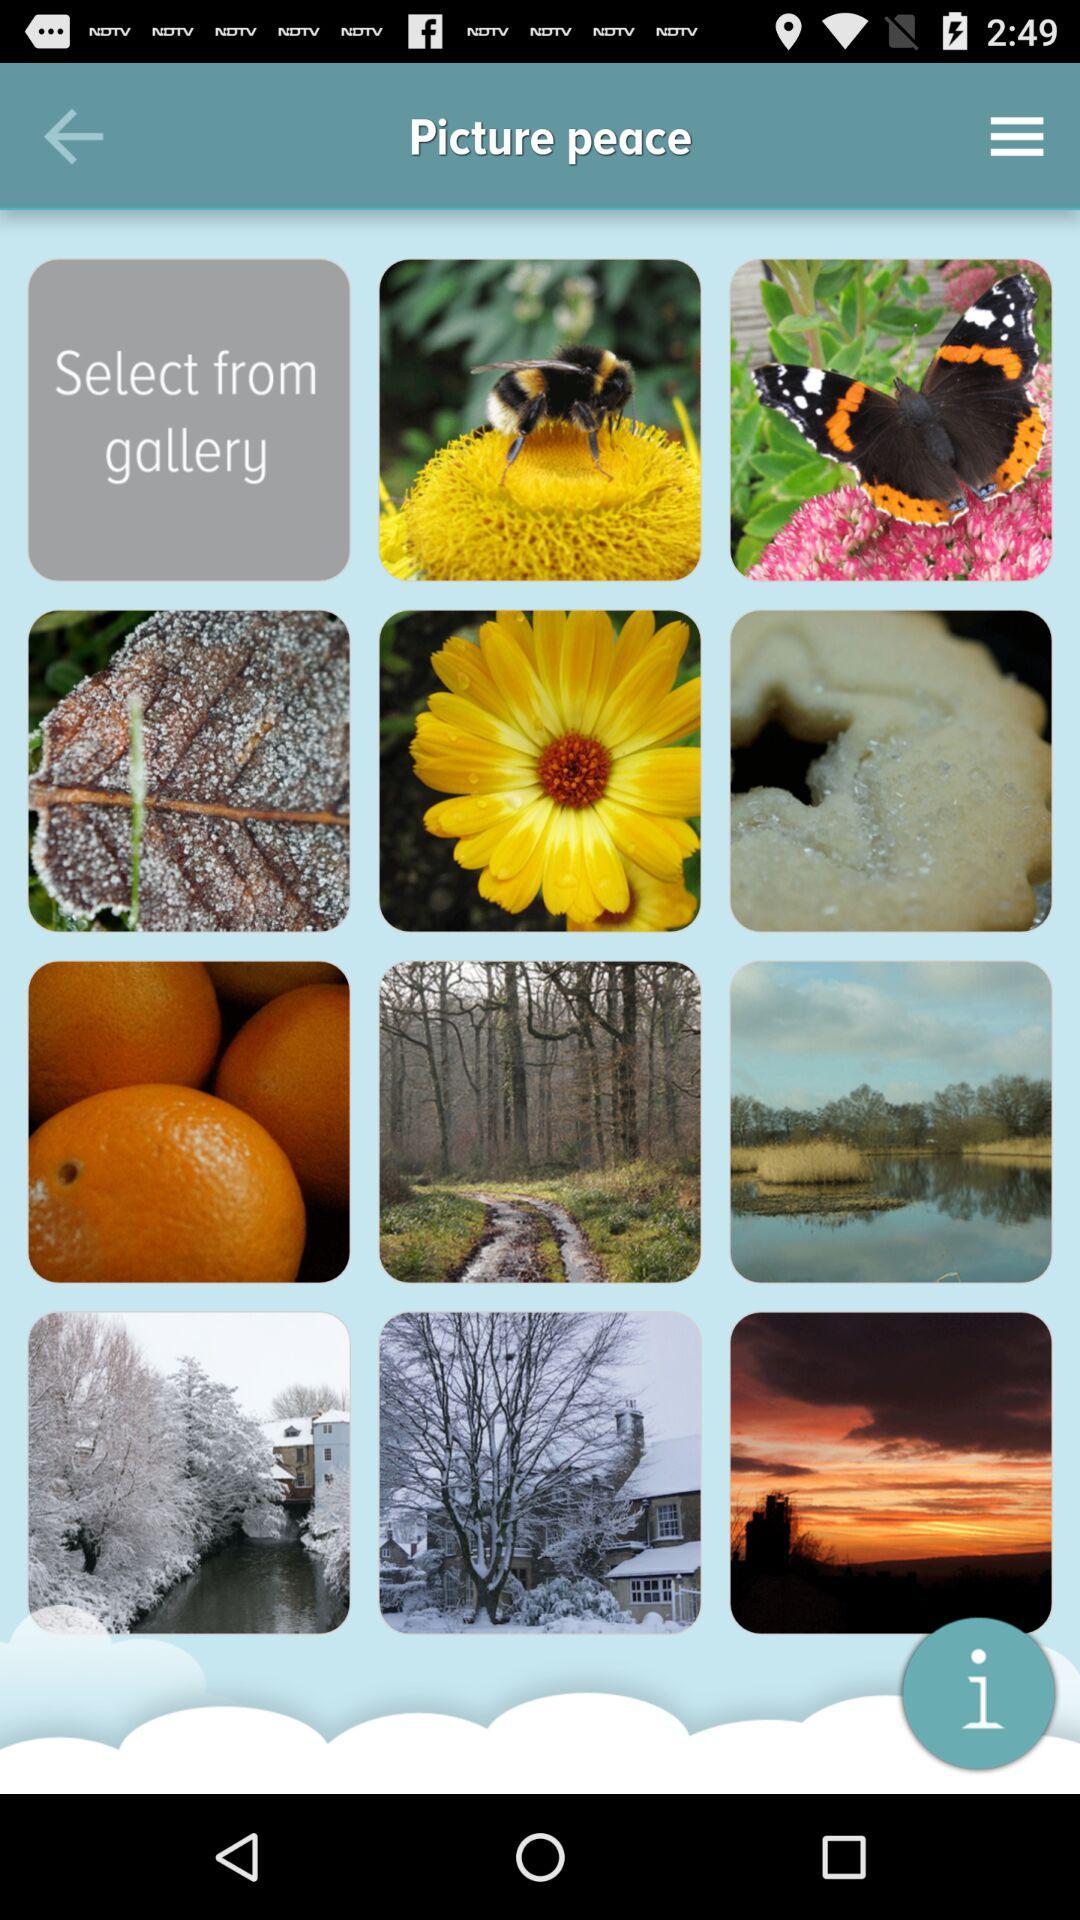 This screenshot has width=1080, height=1920. Describe the element at coordinates (540, 1473) in the screenshot. I see `wallpaper` at that location.